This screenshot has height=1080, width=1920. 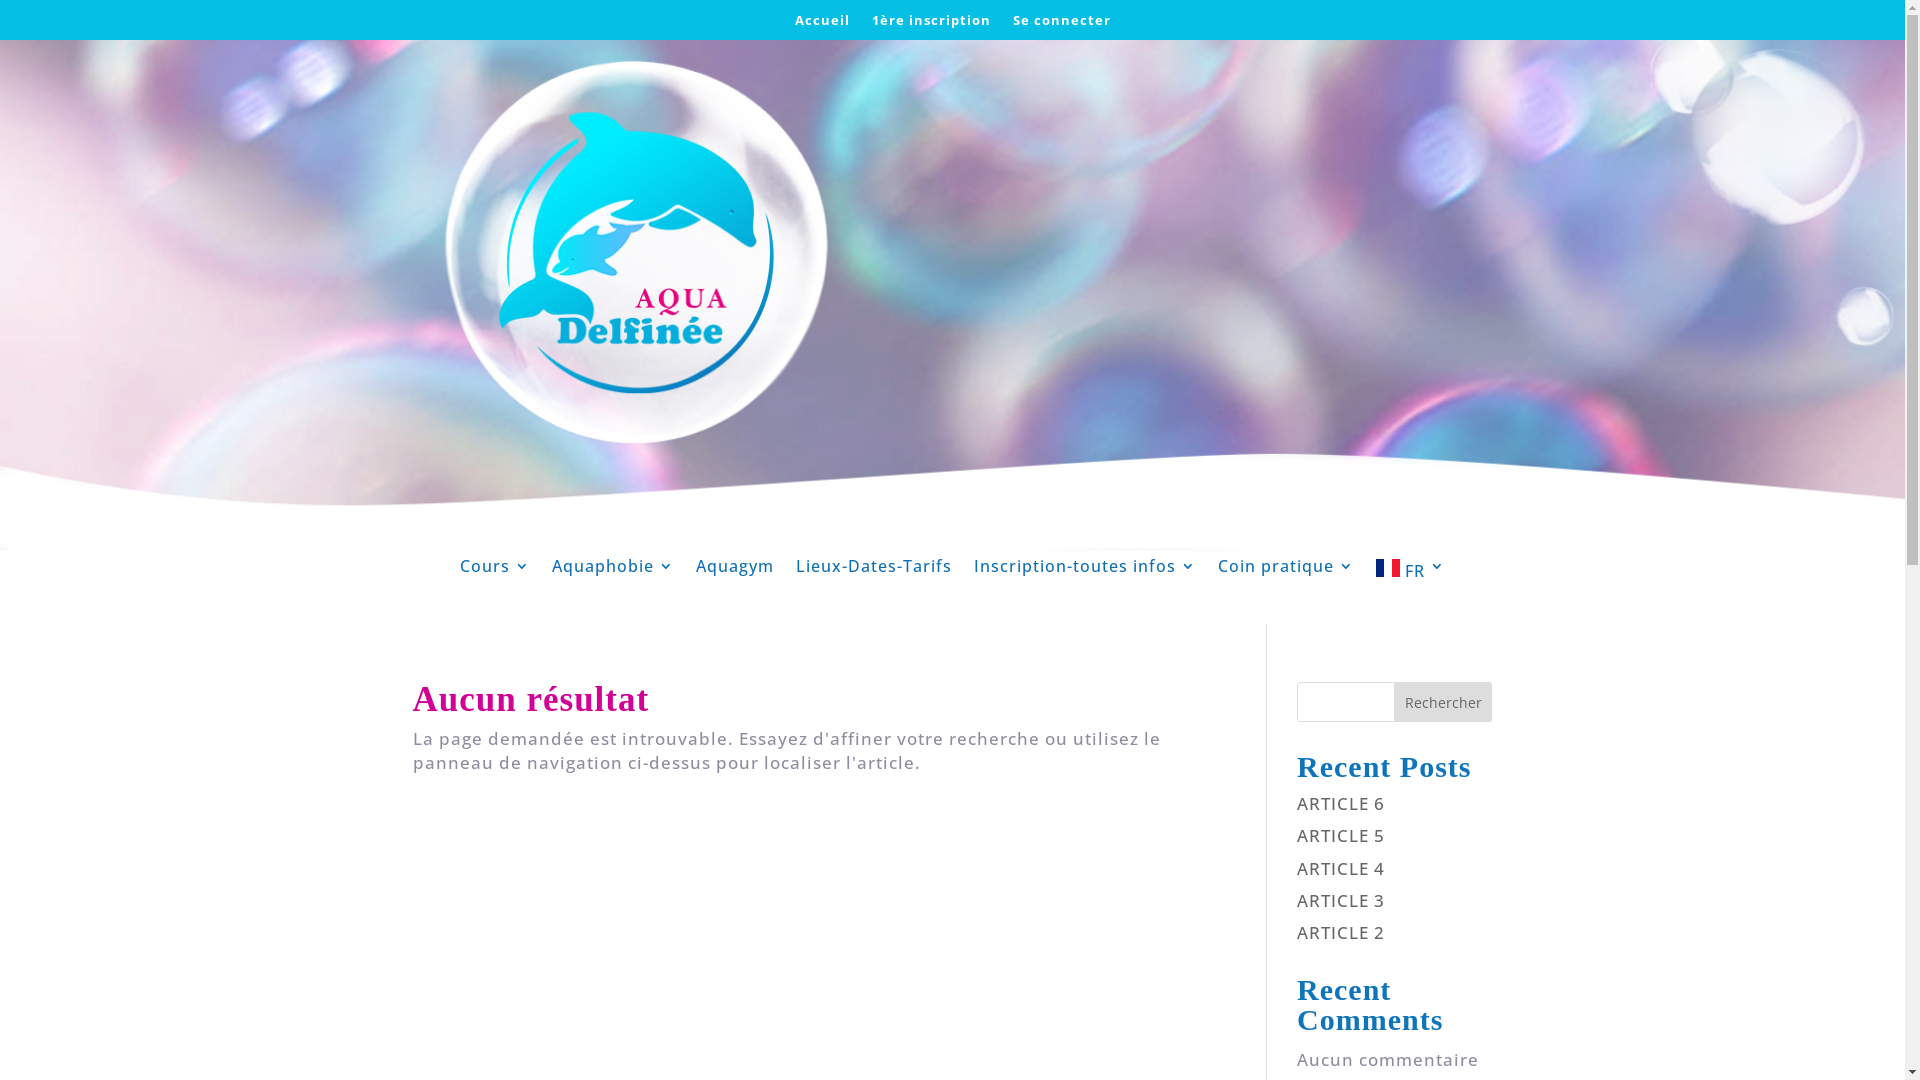 I want to click on 'Rechercher', so click(x=1443, y=701).